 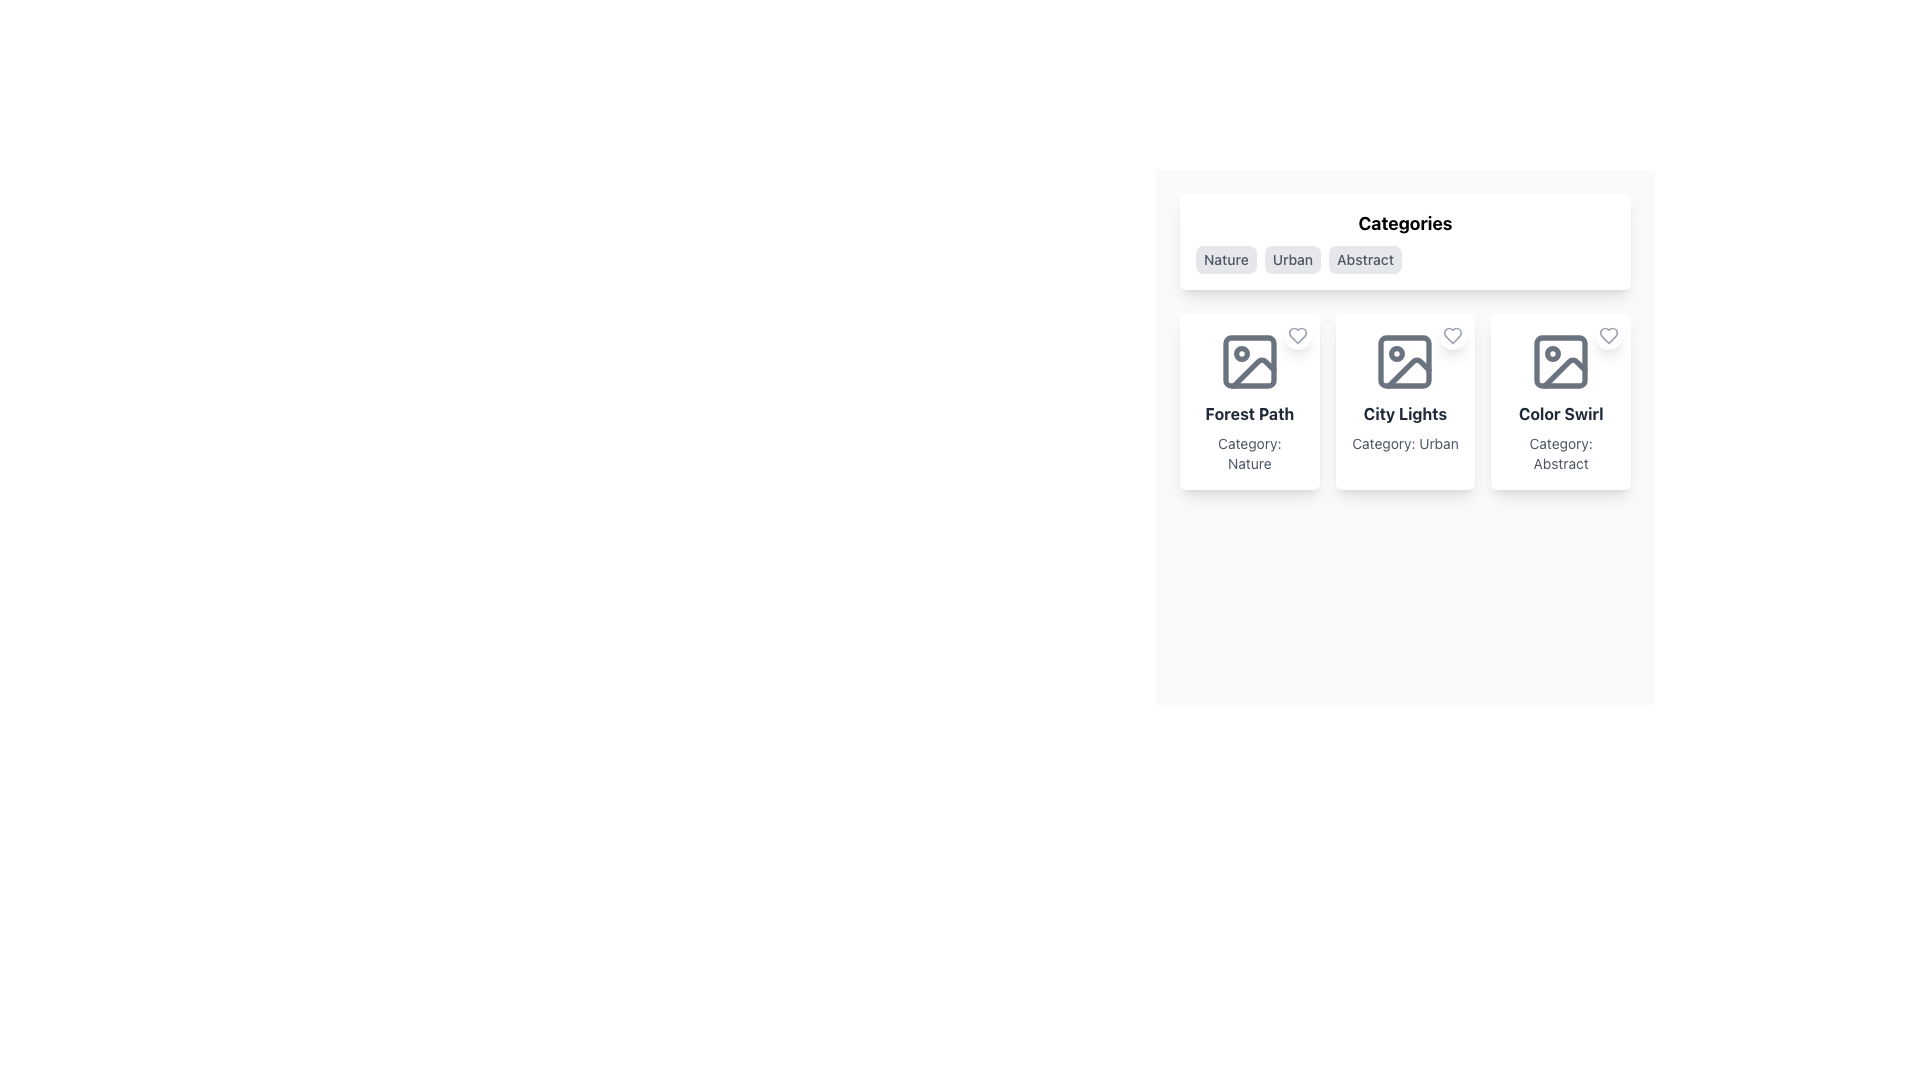 What do you see at coordinates (1396, 353) in the screenshot?
I see `the decorative circle within the SVG graphic of the 'City Lights' card, which is the second card from the left in the Urban category` at bounding box center [1396, 353].